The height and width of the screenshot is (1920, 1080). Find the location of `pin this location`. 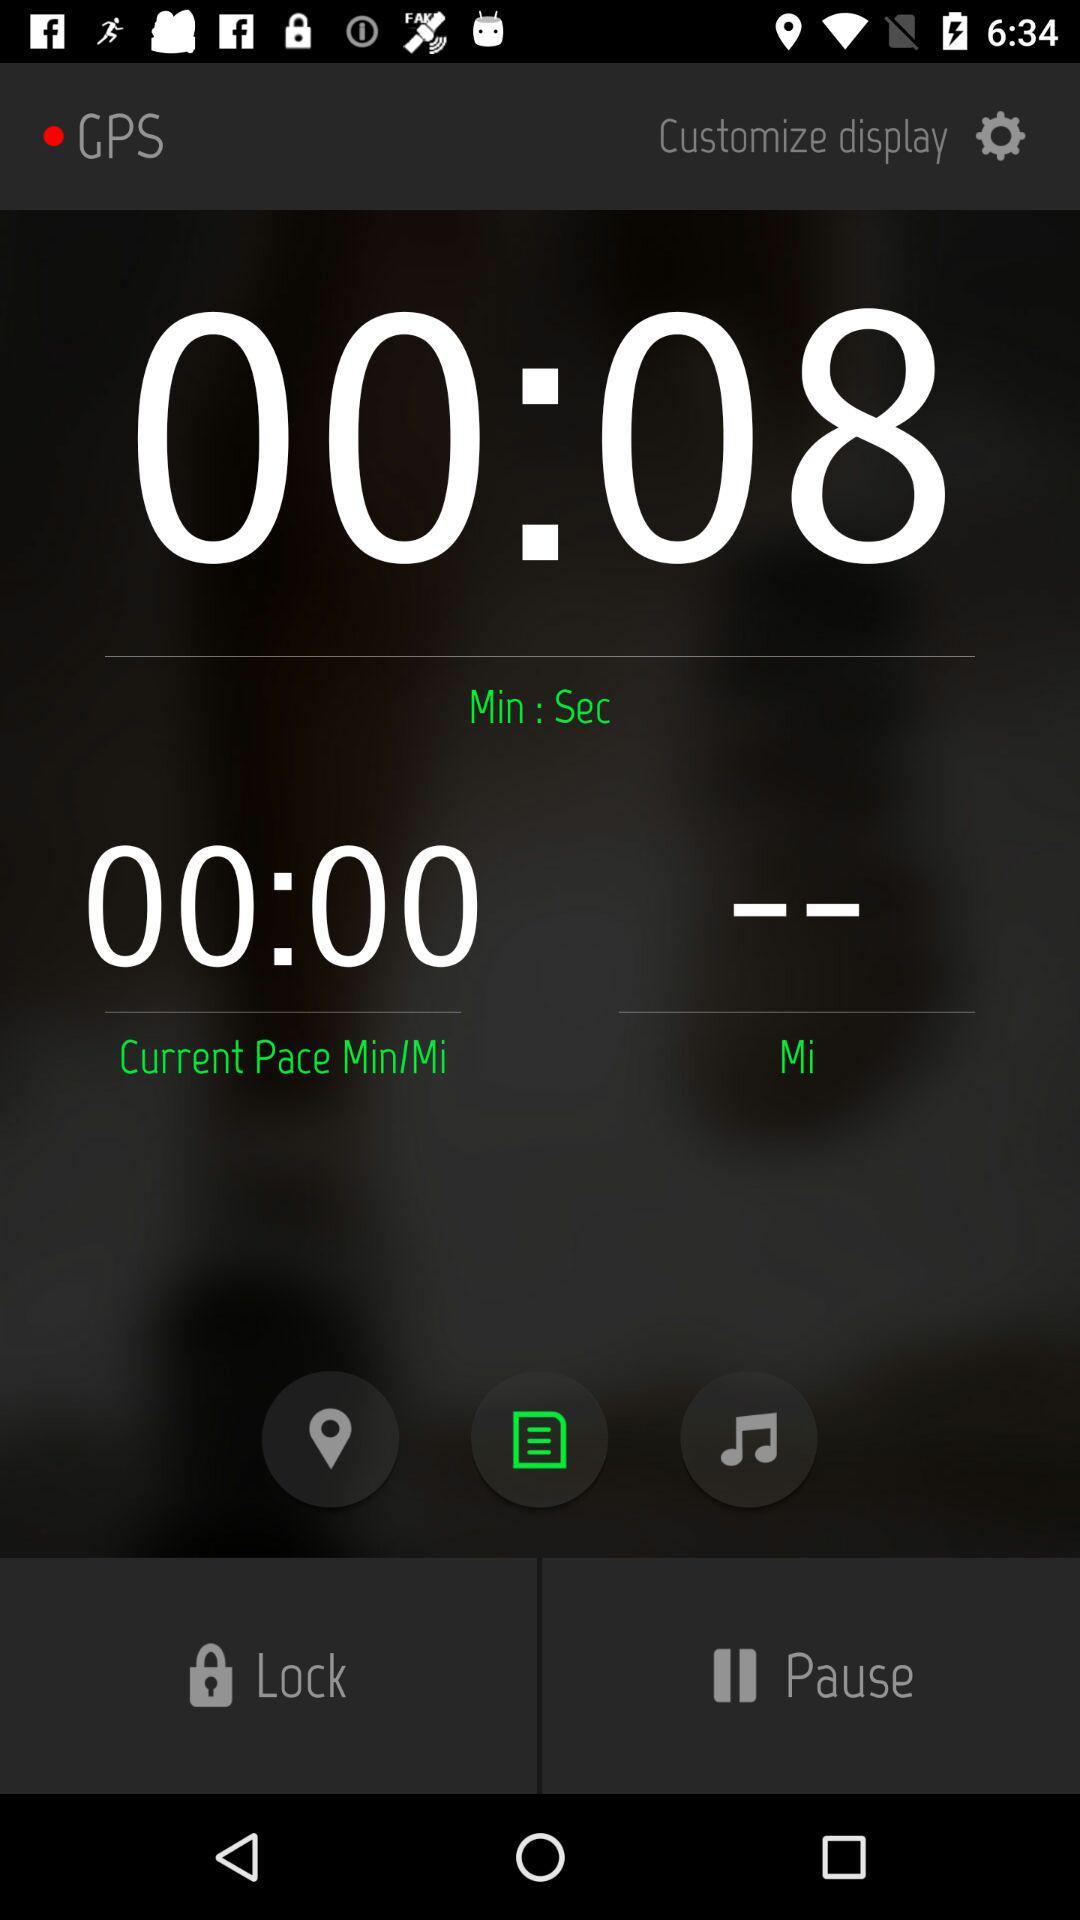

pin this location is located at coordinates (329, 1438).